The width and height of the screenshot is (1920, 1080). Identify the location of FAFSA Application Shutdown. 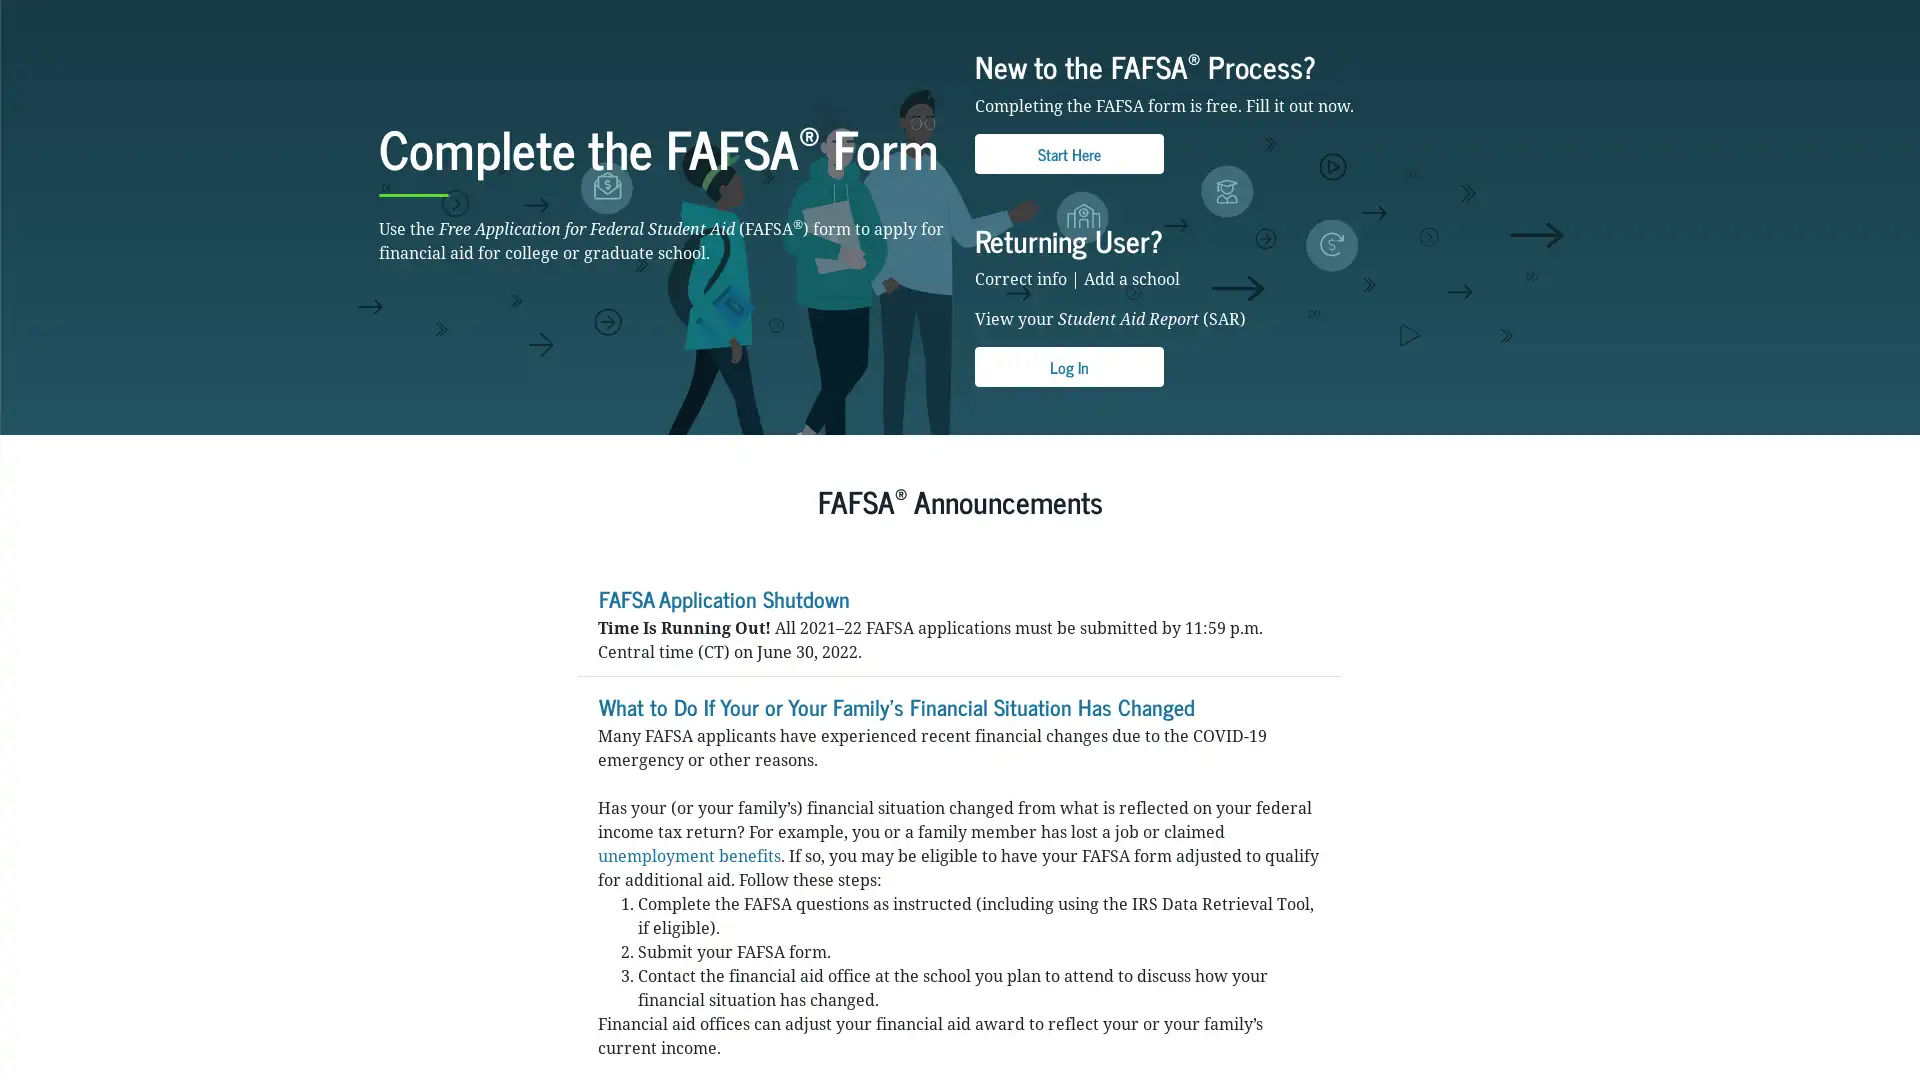
(722, 727).